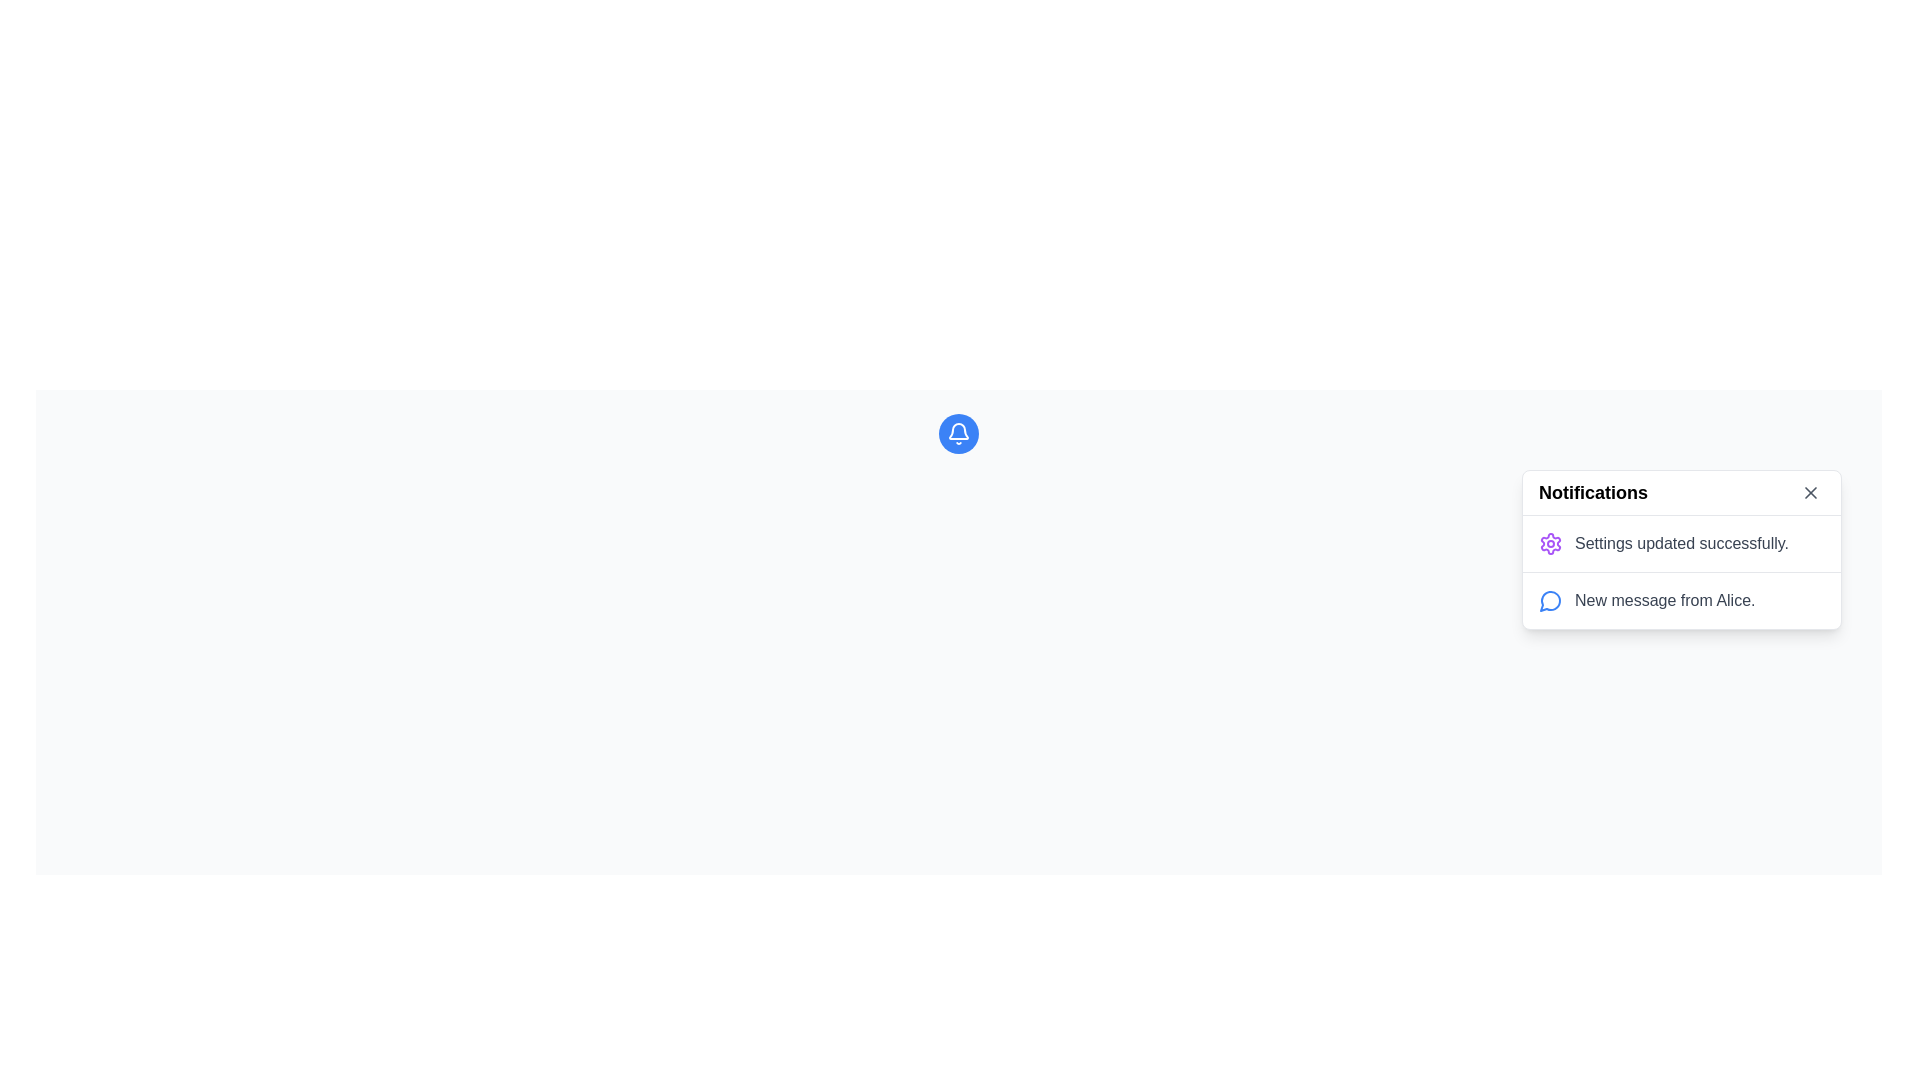 The image size is (1920, 1080). Describe the element at coordinates (1810, 493) in the screenshot. I see `the 'X' shaped close icon located at the upper-right corner of the notification panel` at that location.